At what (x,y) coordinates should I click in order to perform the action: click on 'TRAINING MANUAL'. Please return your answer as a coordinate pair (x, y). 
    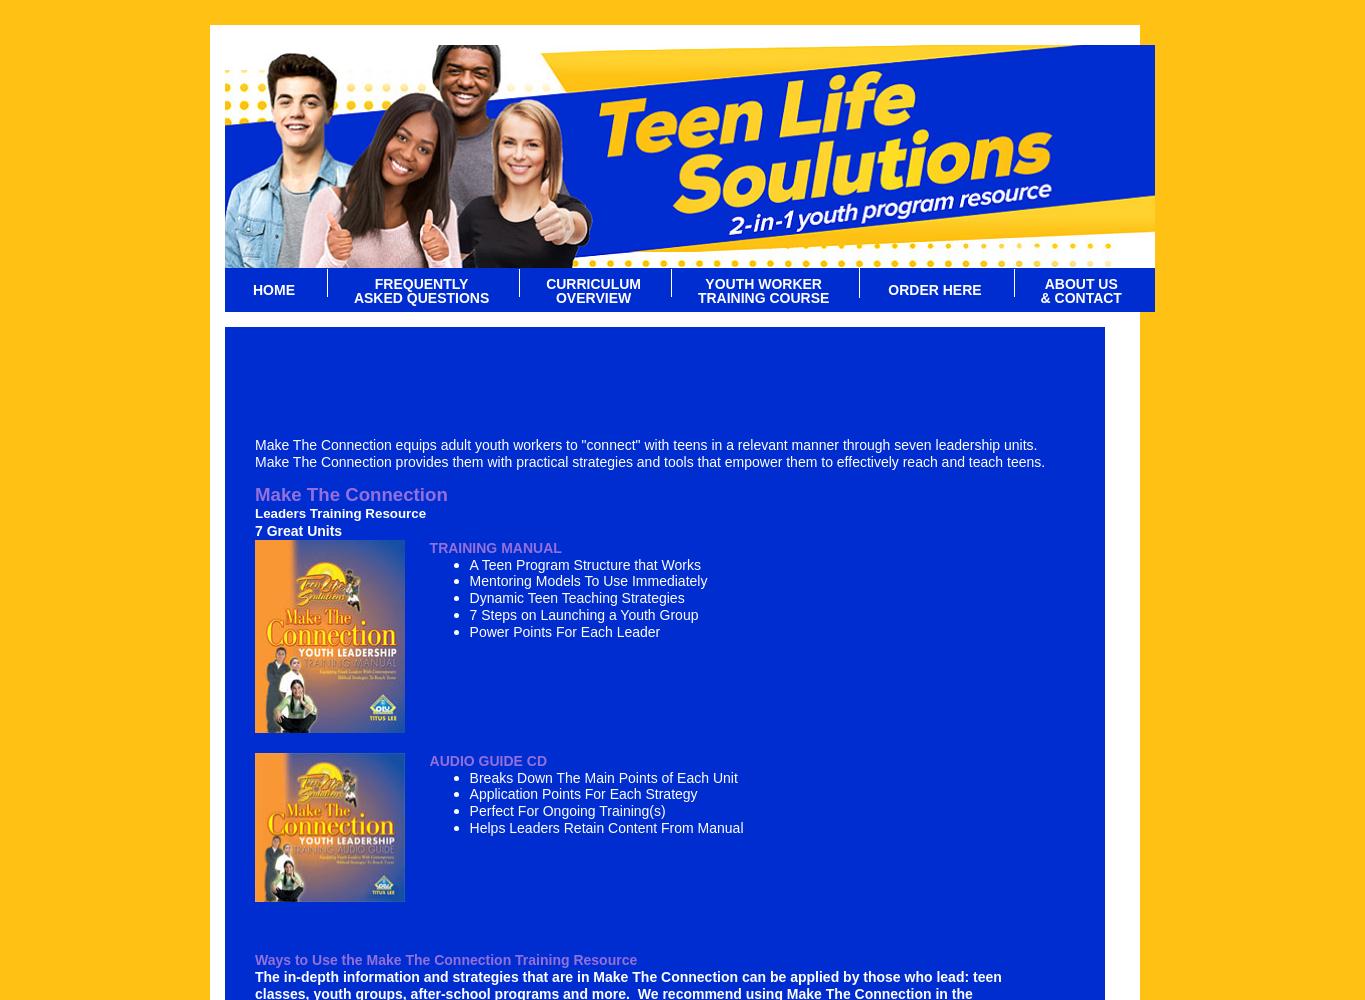
    Looking at the image, I should click on (493, 547).